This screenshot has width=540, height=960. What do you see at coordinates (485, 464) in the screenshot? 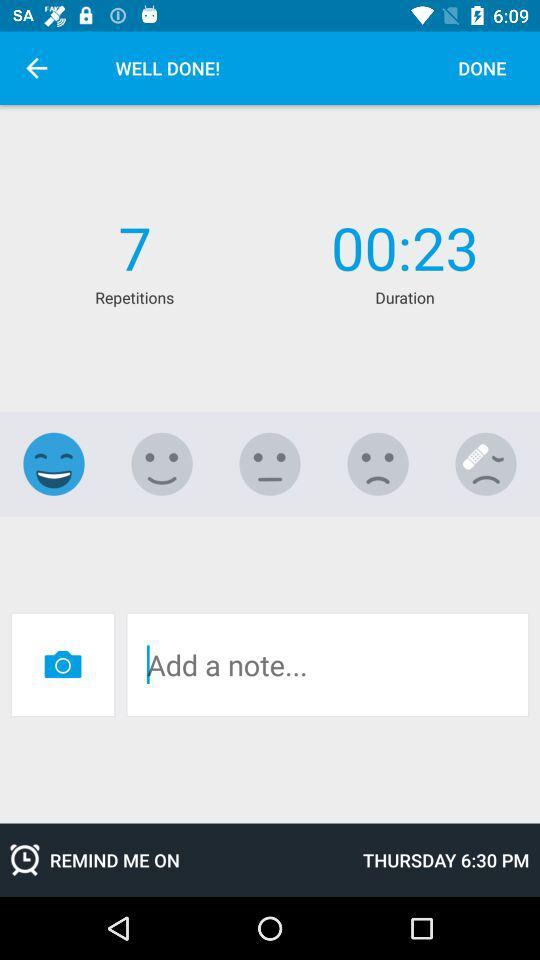
I see `the emoji icon` at bounding box center [485, 464].